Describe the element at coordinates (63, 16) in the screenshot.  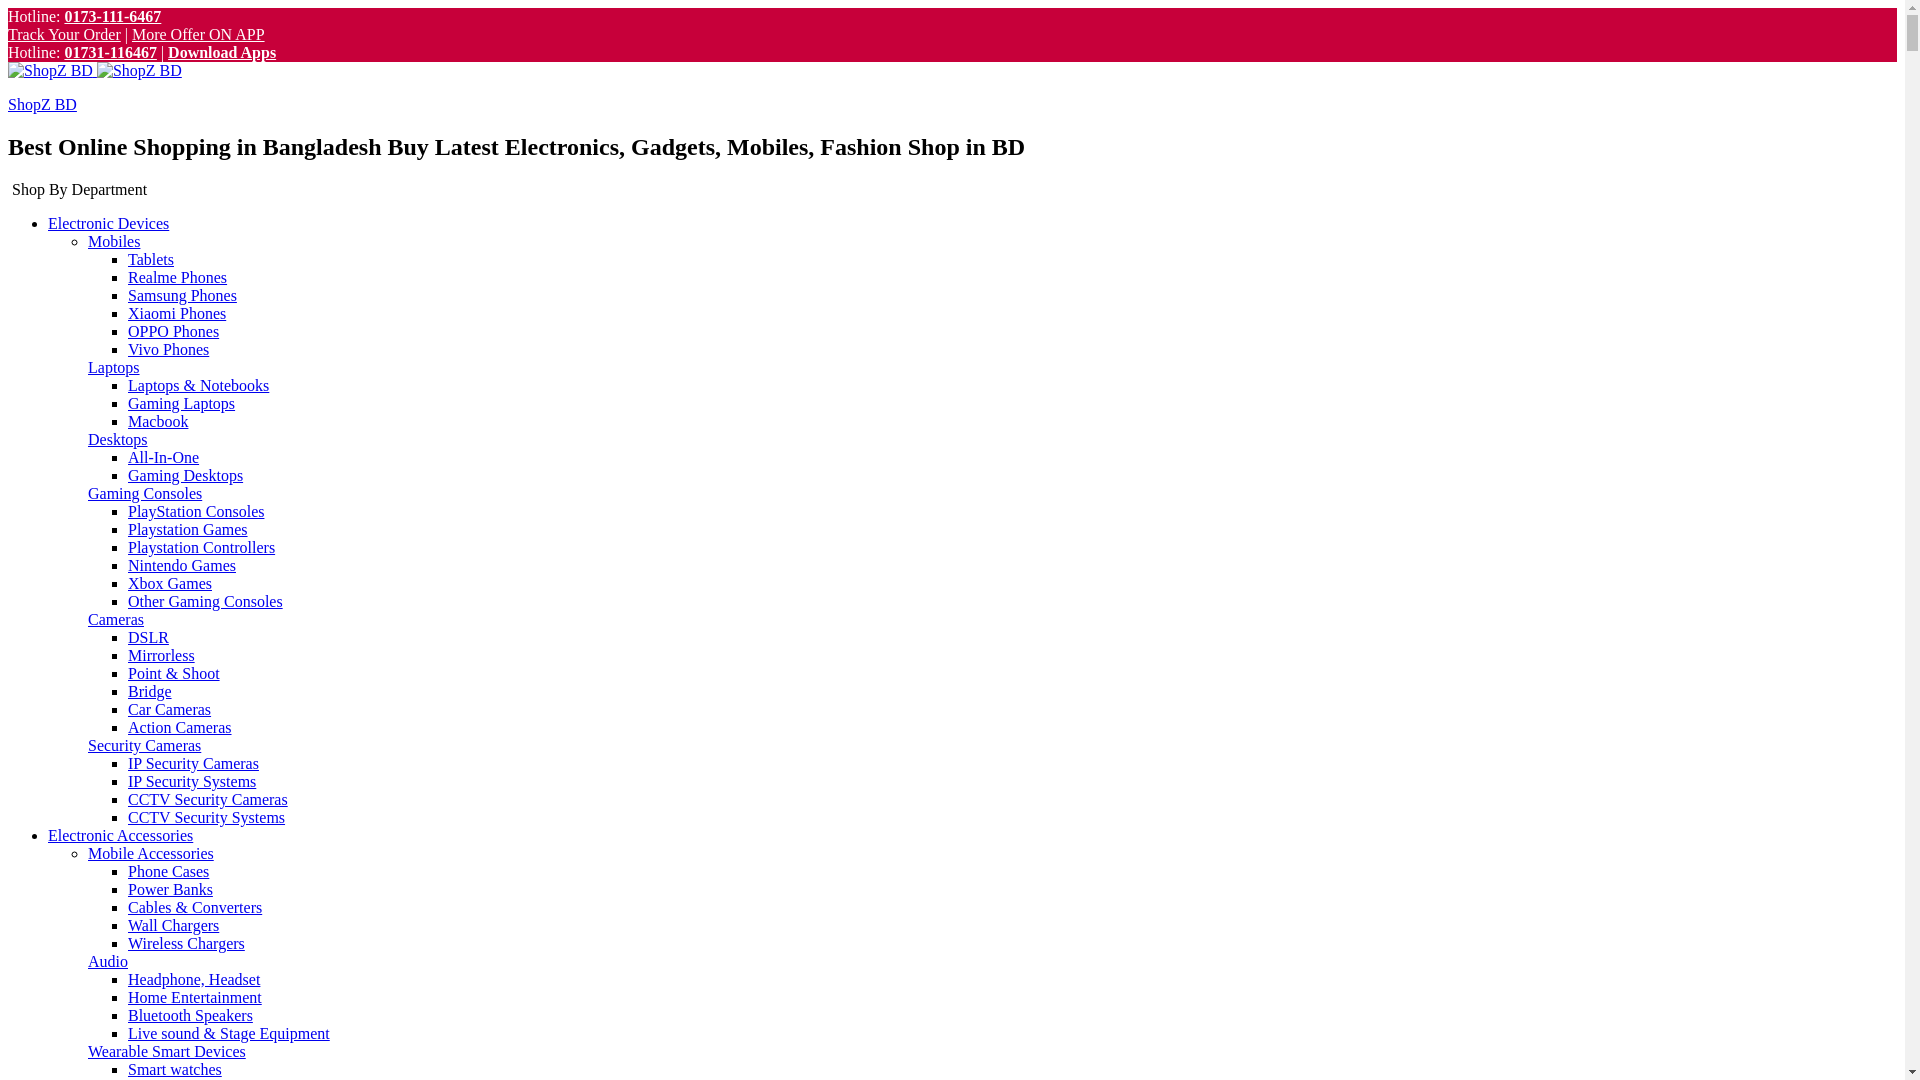
I see `'0173-111-6467'` at that location.